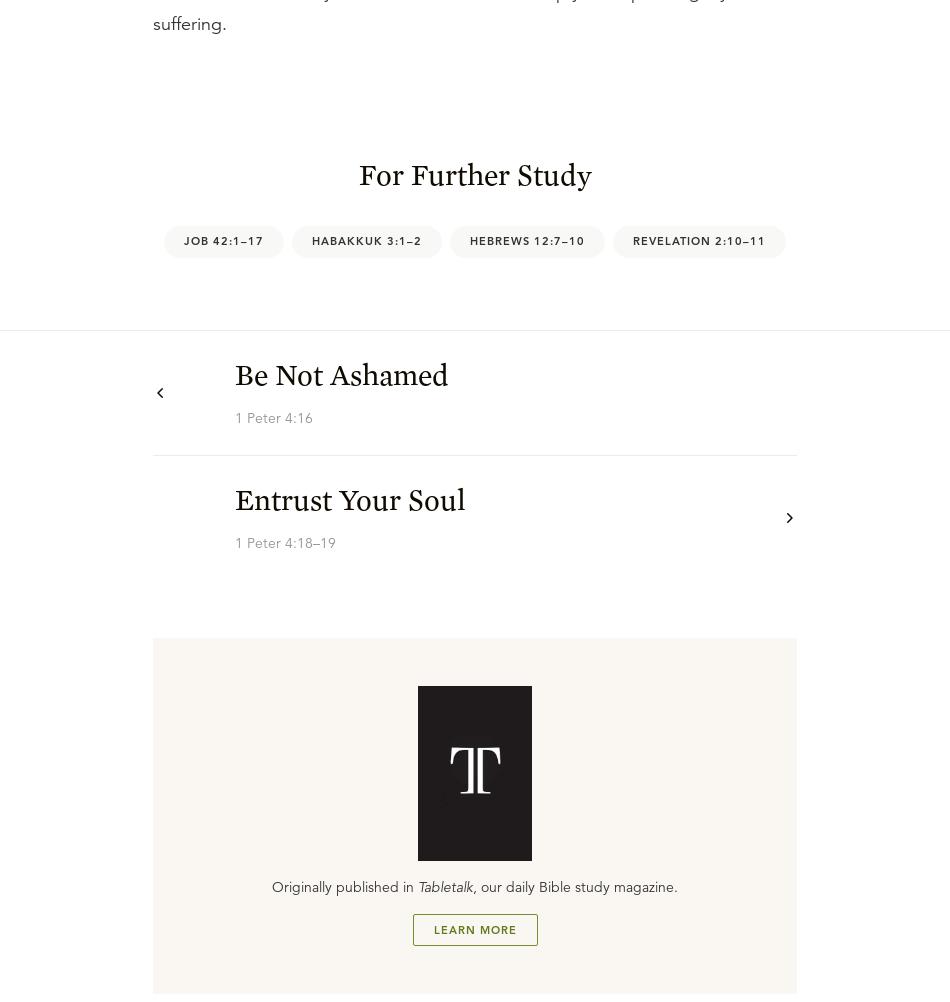  What do you see at coordinates (444, 886) in the screenshot?
I see `'Tabletalk'` at bounding box center [444, 886].